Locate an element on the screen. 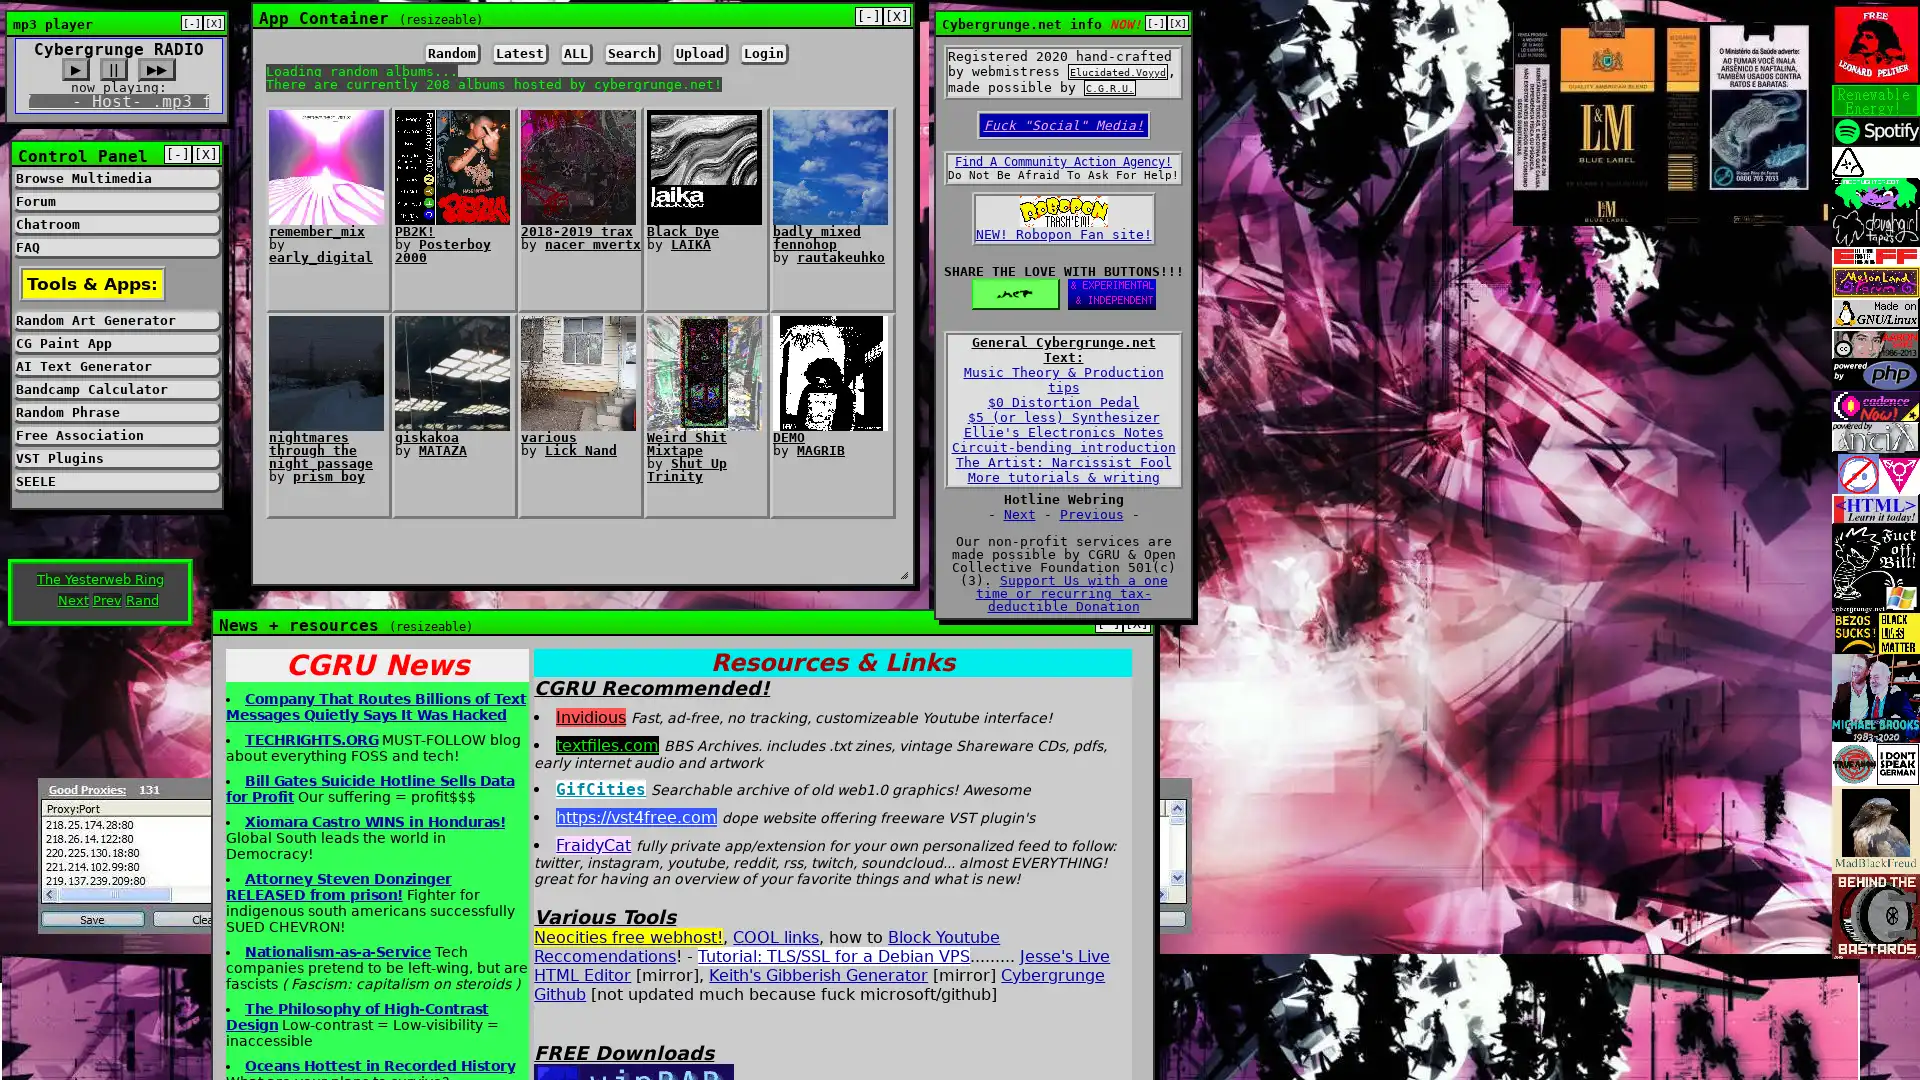 Image resolution: width=1920 pixels, height=1080 pixels. [-] is located at coordinates (177, 153).